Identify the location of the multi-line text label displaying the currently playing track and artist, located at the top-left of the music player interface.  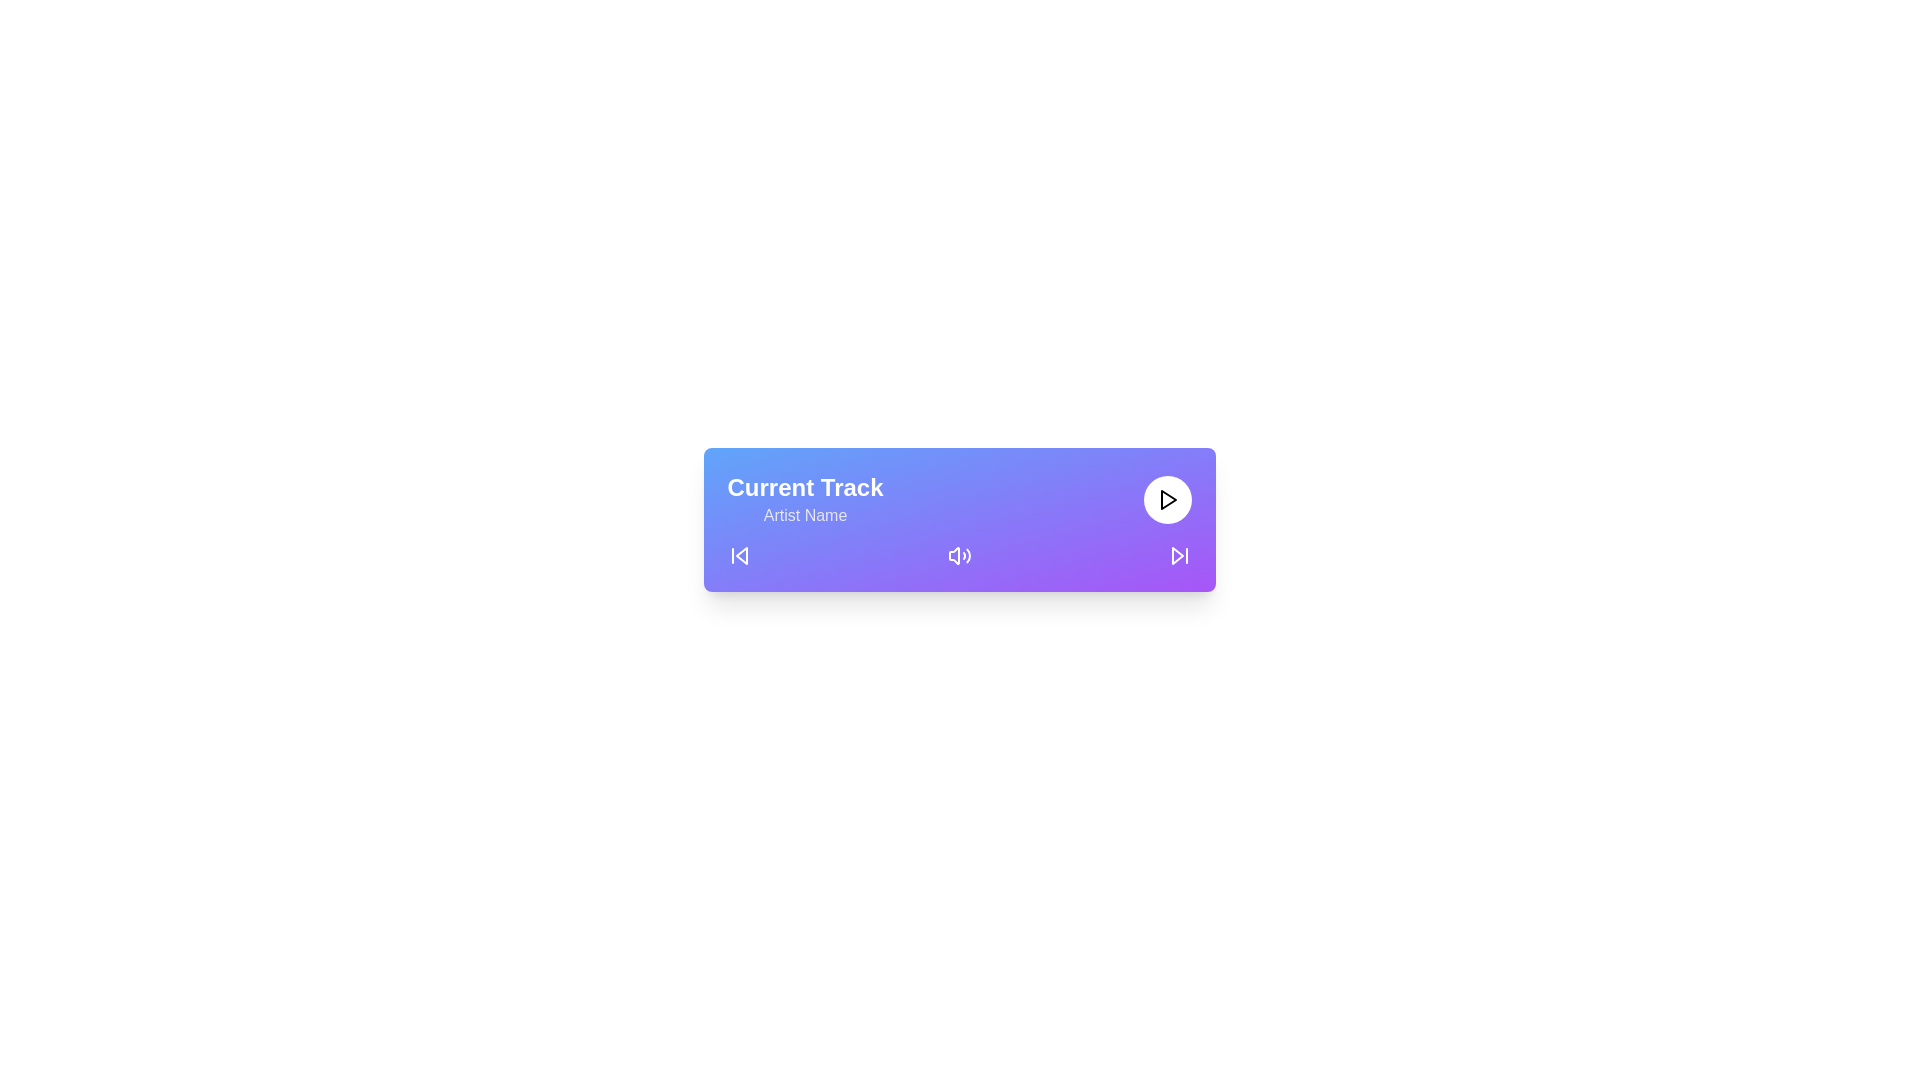
(805, 499).